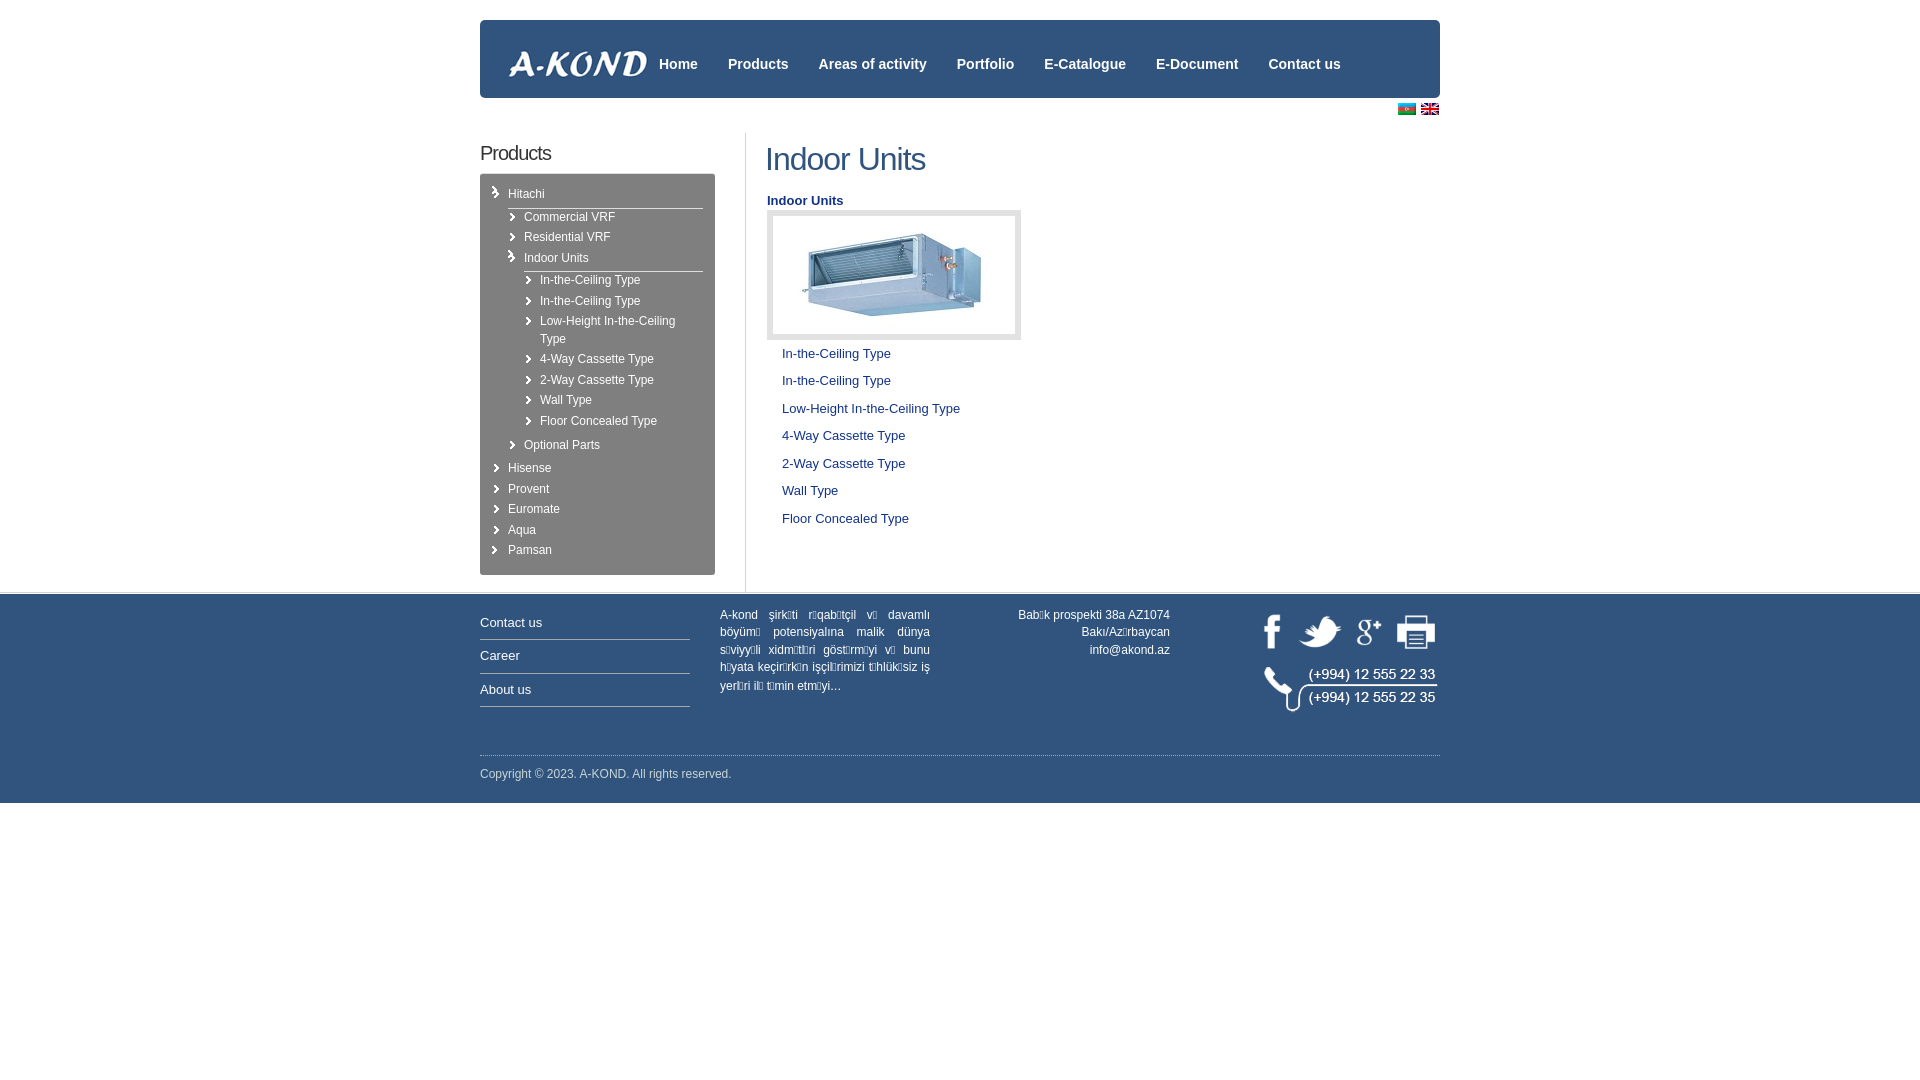 The width and height of the screenshot is (1920, 1080). I want to click on '...', so click(835, 684).